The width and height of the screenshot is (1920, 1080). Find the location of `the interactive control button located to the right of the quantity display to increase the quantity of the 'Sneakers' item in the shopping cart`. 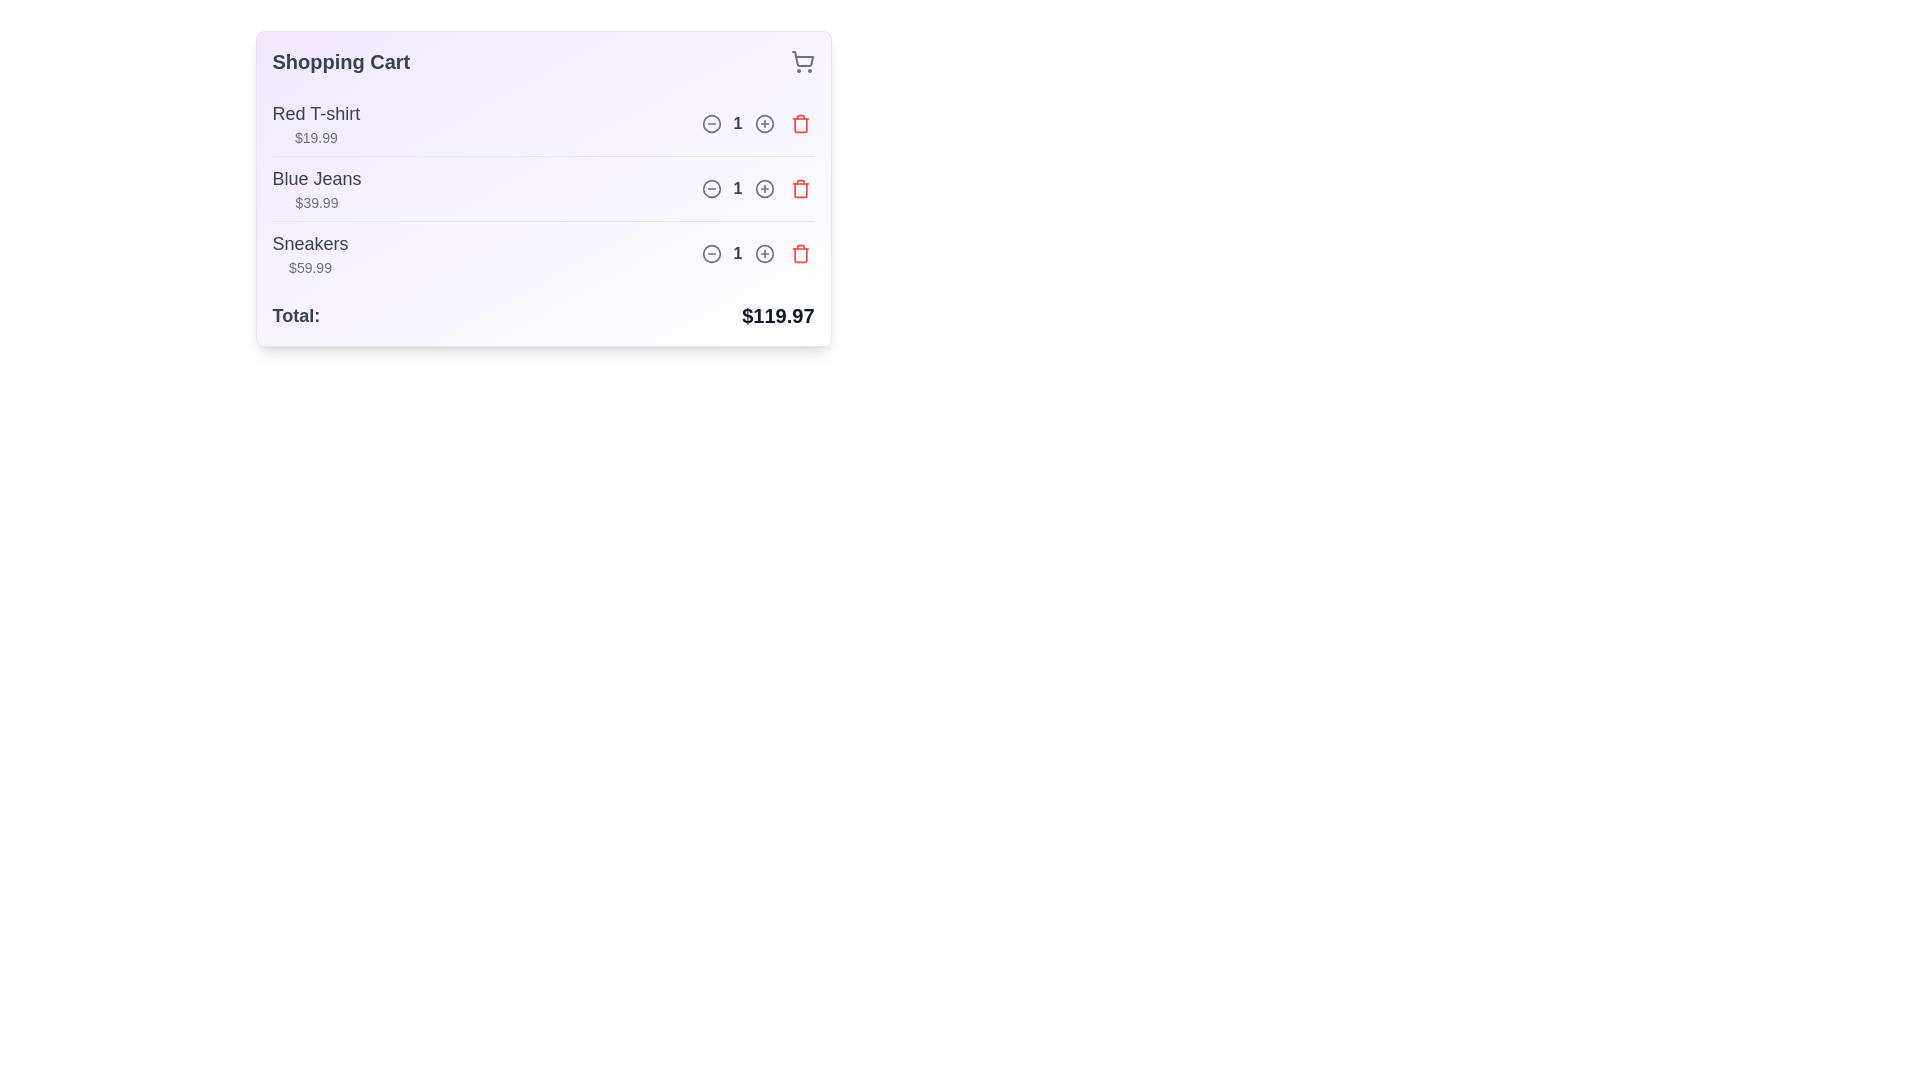

the interactive control button located to the right of the quantity display to increase the quantity of the 'Sneakers' item in the shopping cart is located at coordinates (763, 253).